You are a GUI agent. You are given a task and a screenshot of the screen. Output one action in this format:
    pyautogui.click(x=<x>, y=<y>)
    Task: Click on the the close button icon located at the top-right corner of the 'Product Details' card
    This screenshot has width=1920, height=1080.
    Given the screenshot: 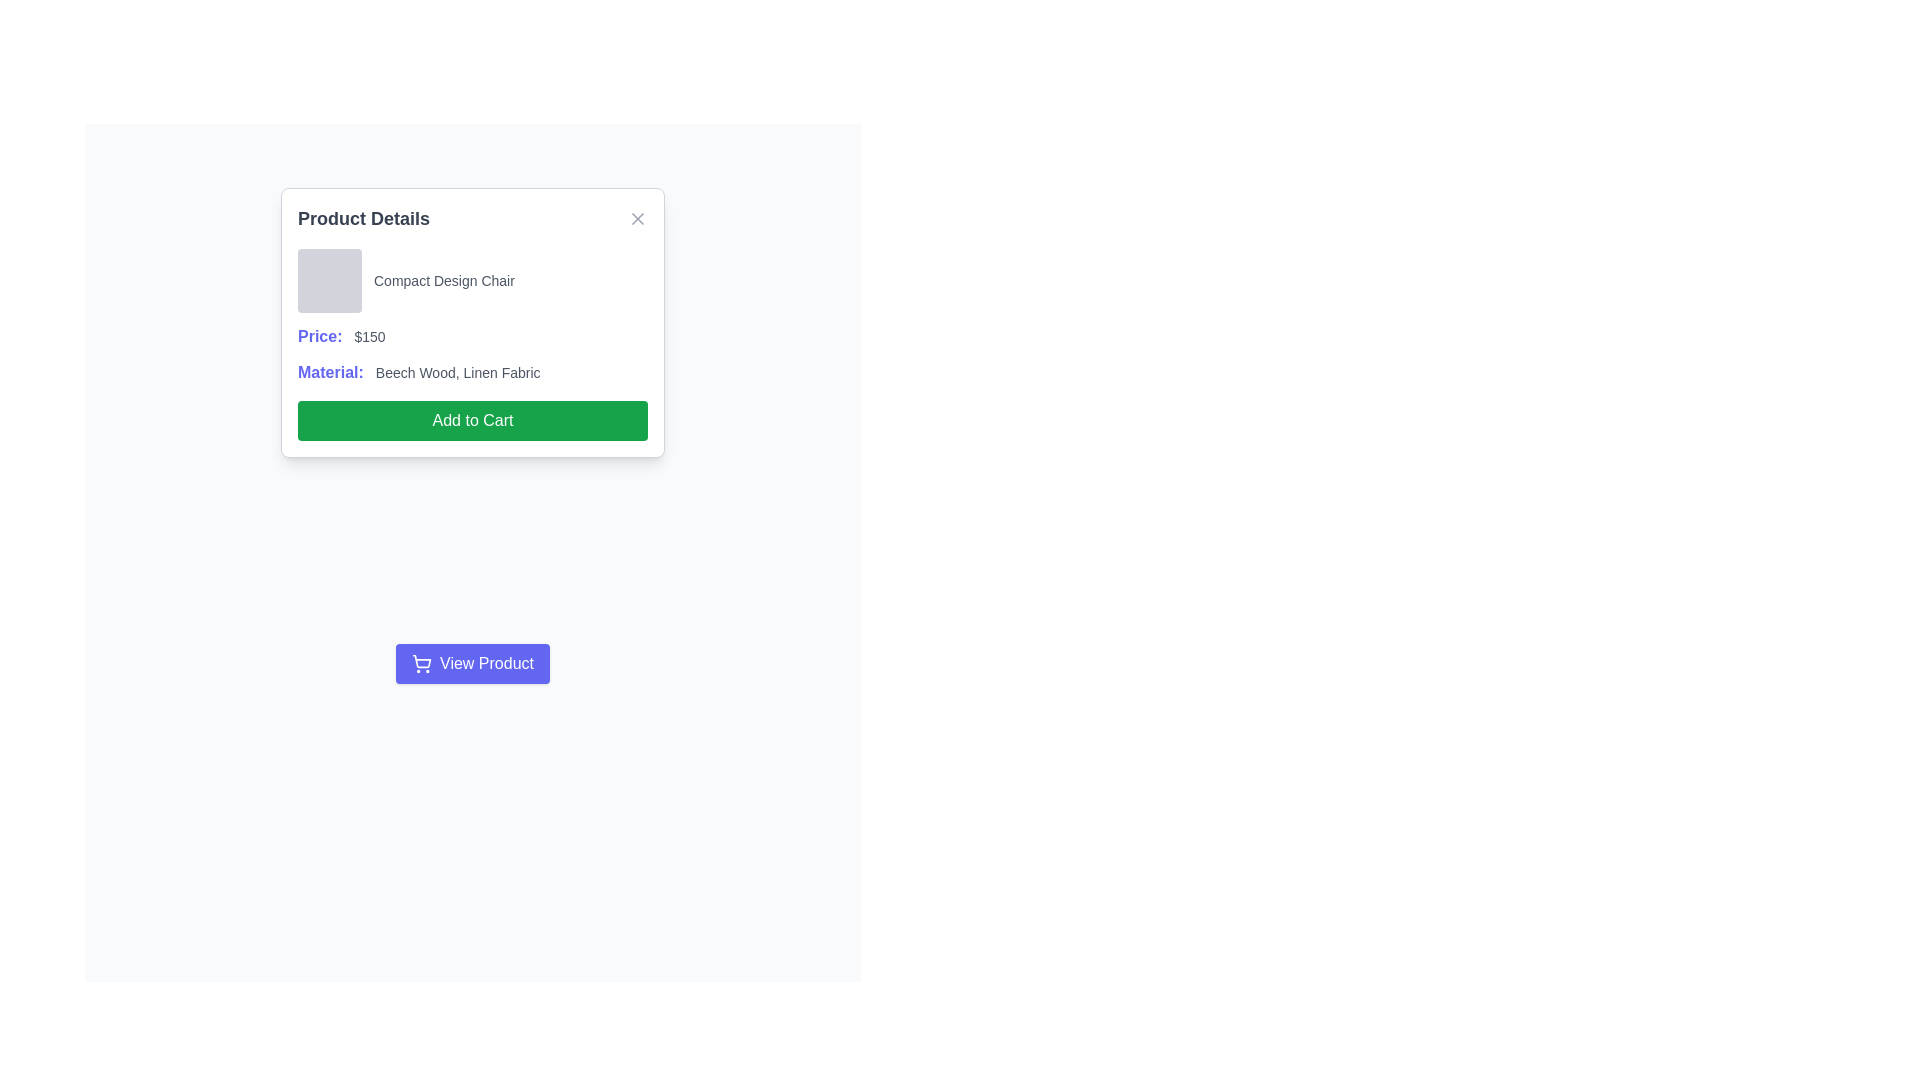 What is the action you would take?
    pyautogui.click(x=637, y=219)
    